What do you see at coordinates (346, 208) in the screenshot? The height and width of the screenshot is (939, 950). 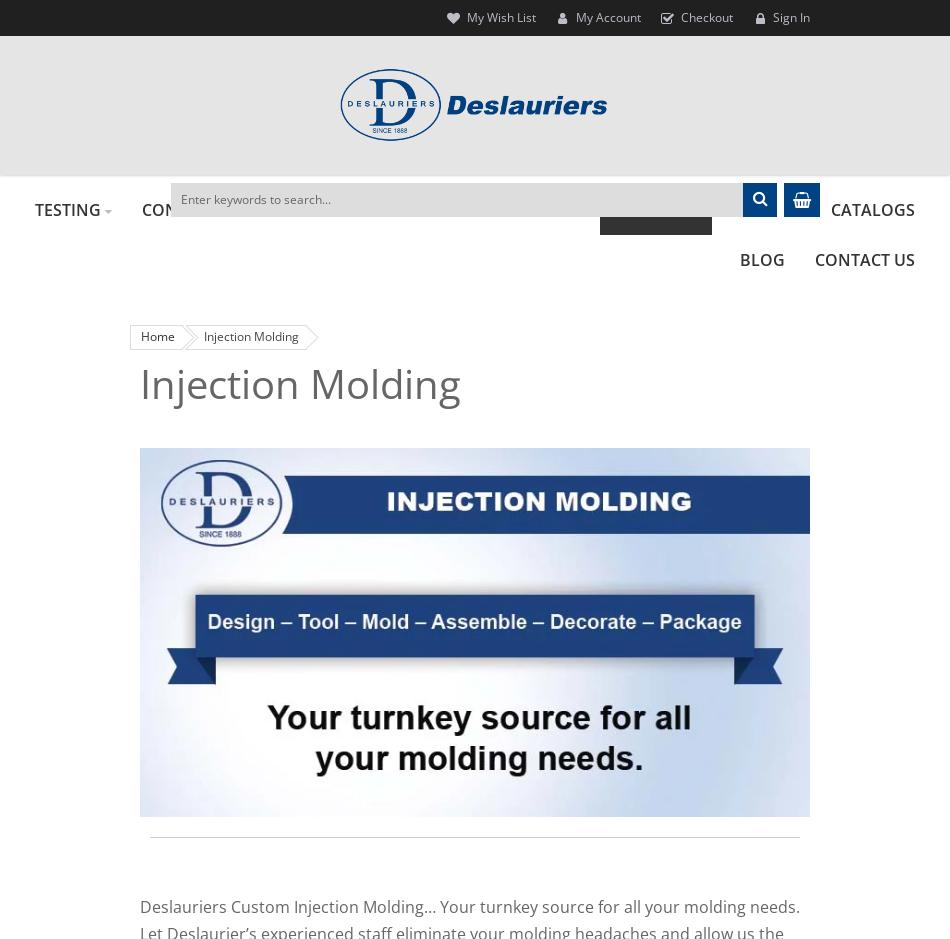 I see `'FORMING'` at bounding box center [346, 208].